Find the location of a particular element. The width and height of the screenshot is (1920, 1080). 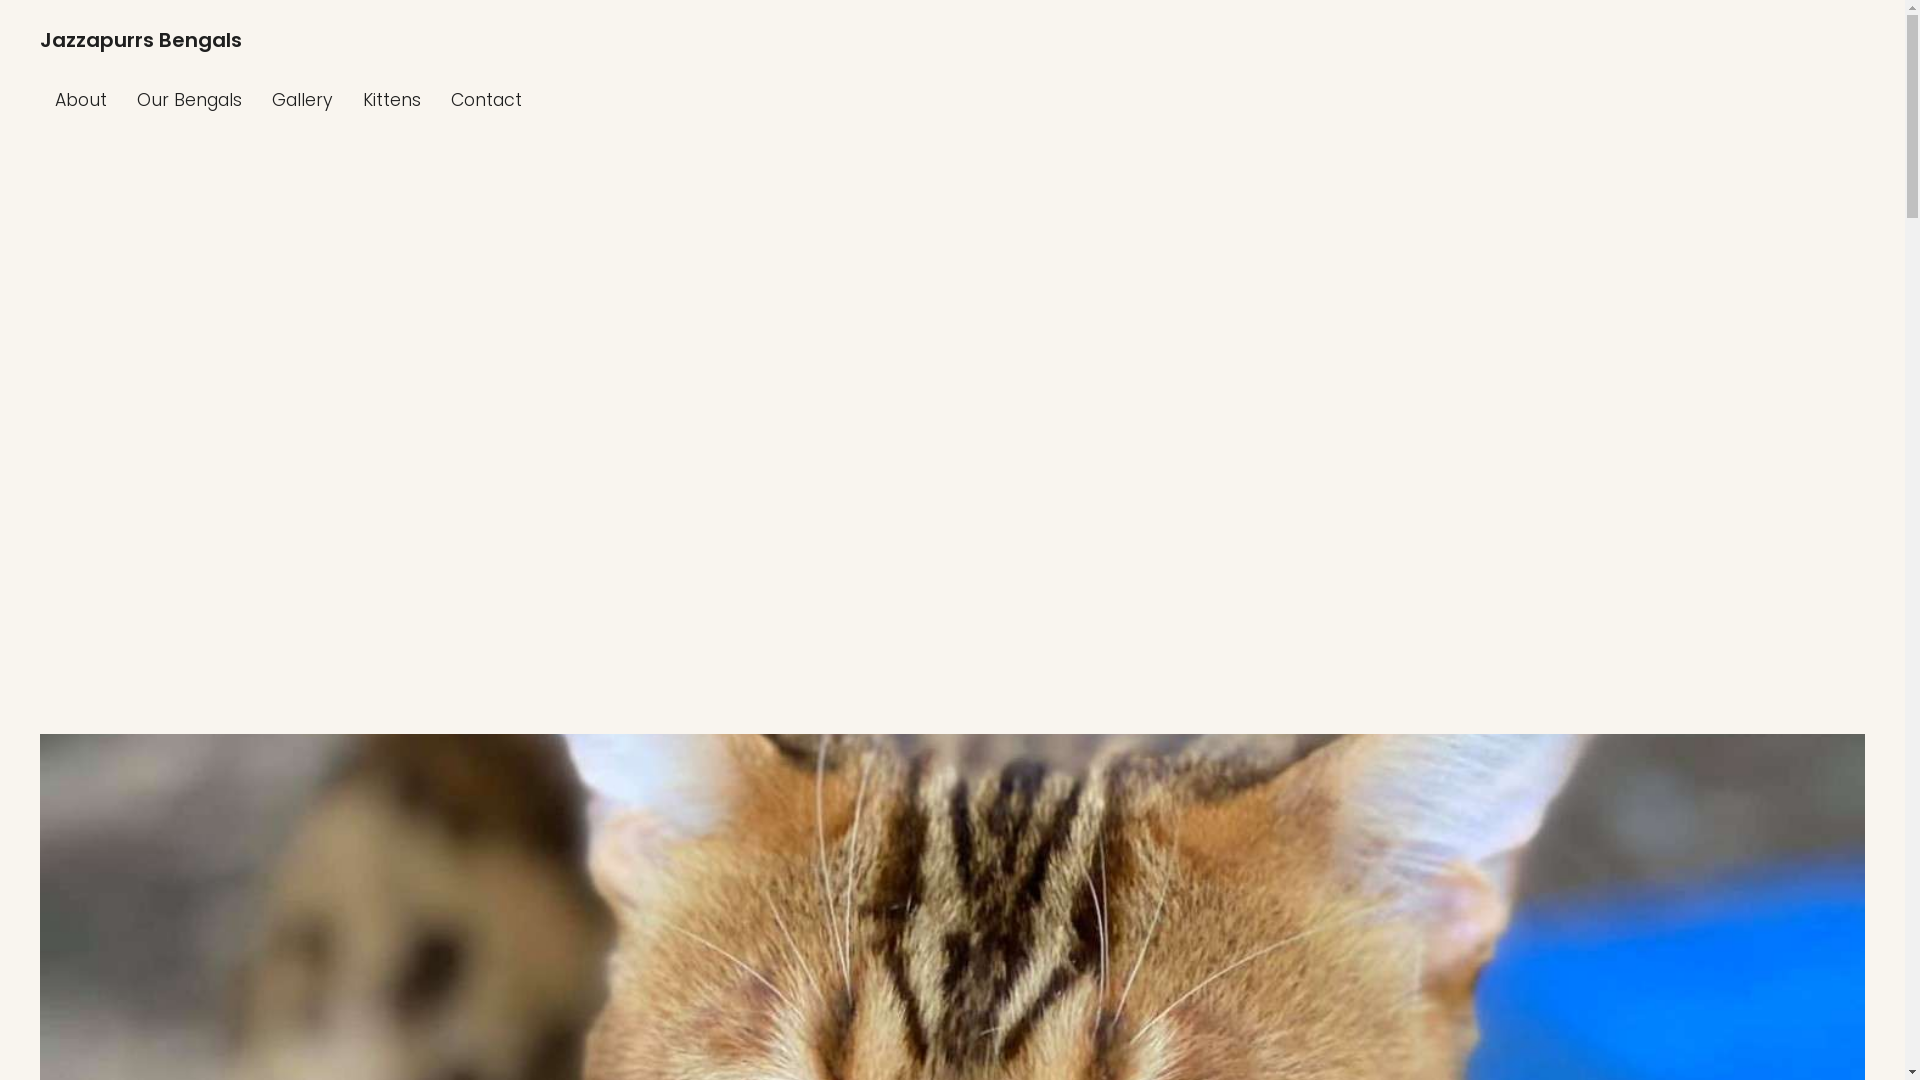

'Contact' is located at coordinates (486, 100).